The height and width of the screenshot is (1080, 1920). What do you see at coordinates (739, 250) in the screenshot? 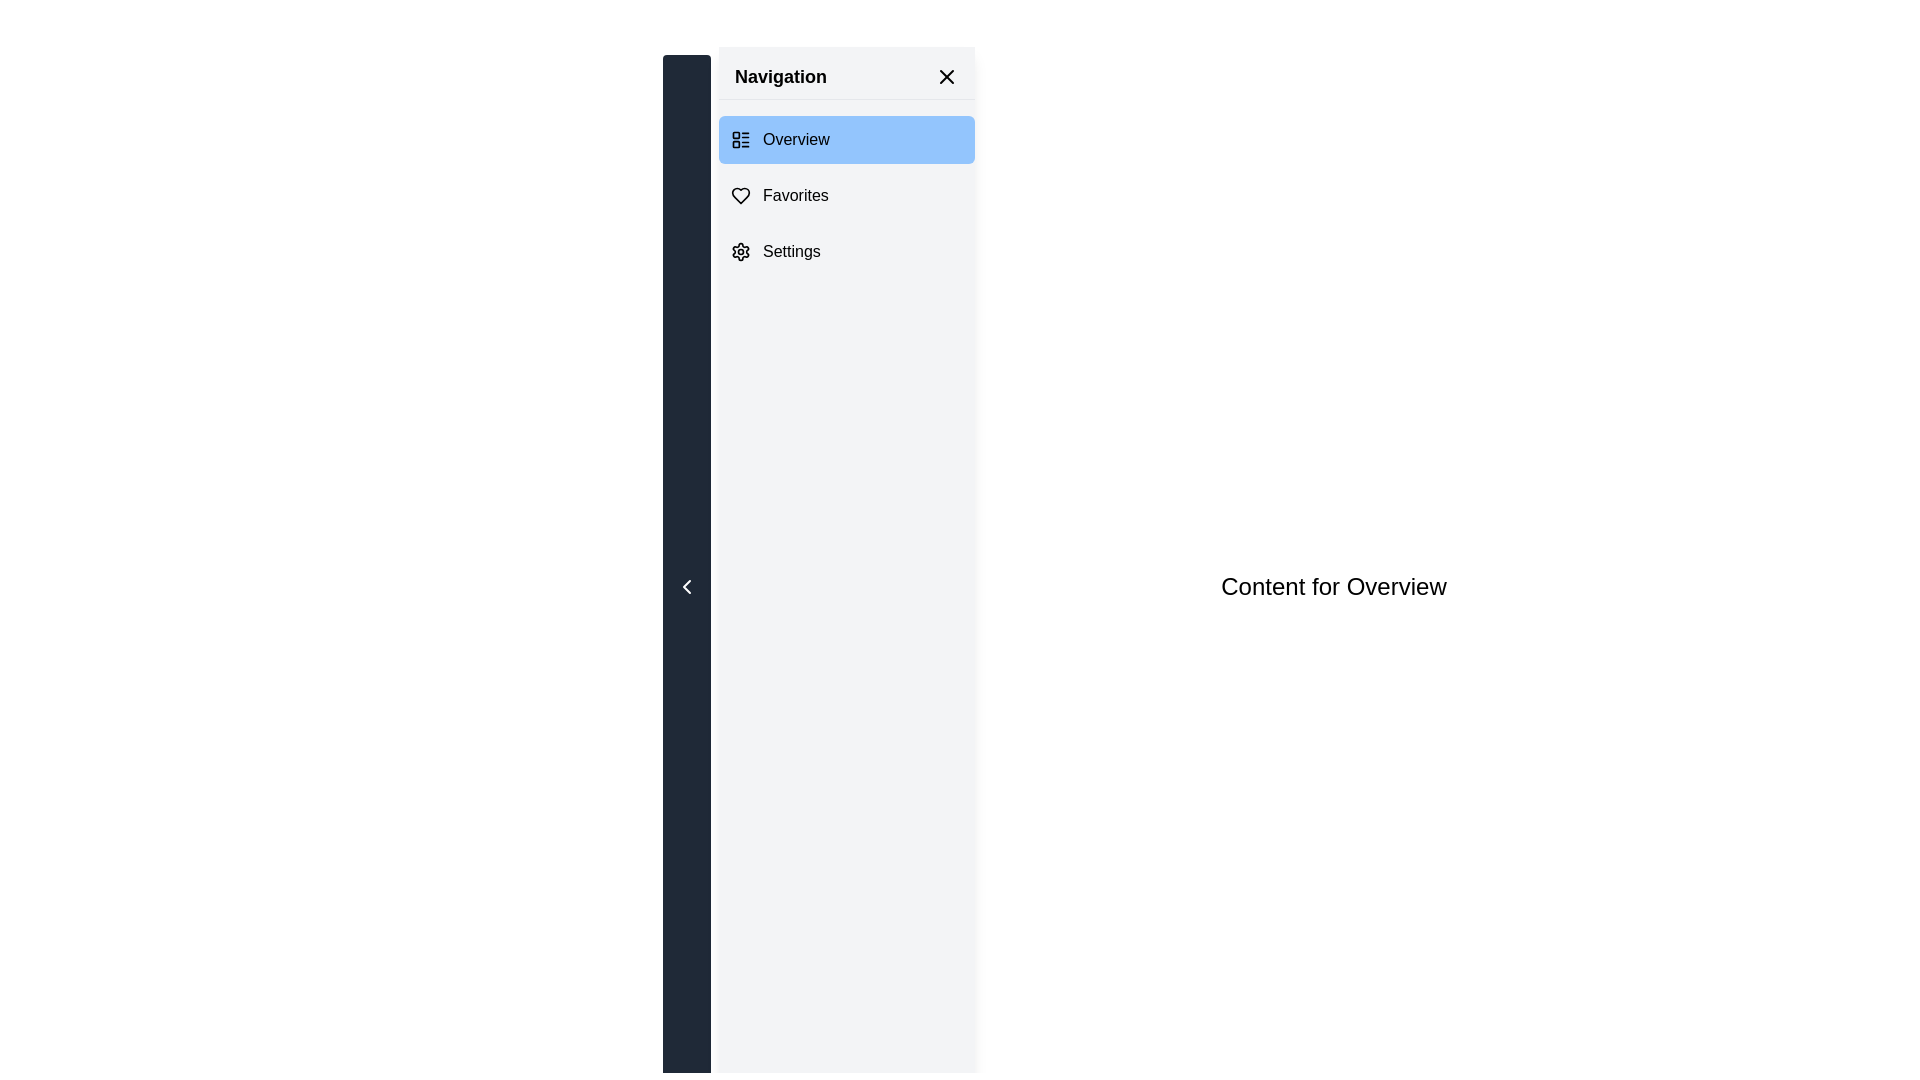
I see `the 'Settings' icon located in the sidebar, which is the leftmost component of the 'Settings' entry` at bounding box center [739, 250].